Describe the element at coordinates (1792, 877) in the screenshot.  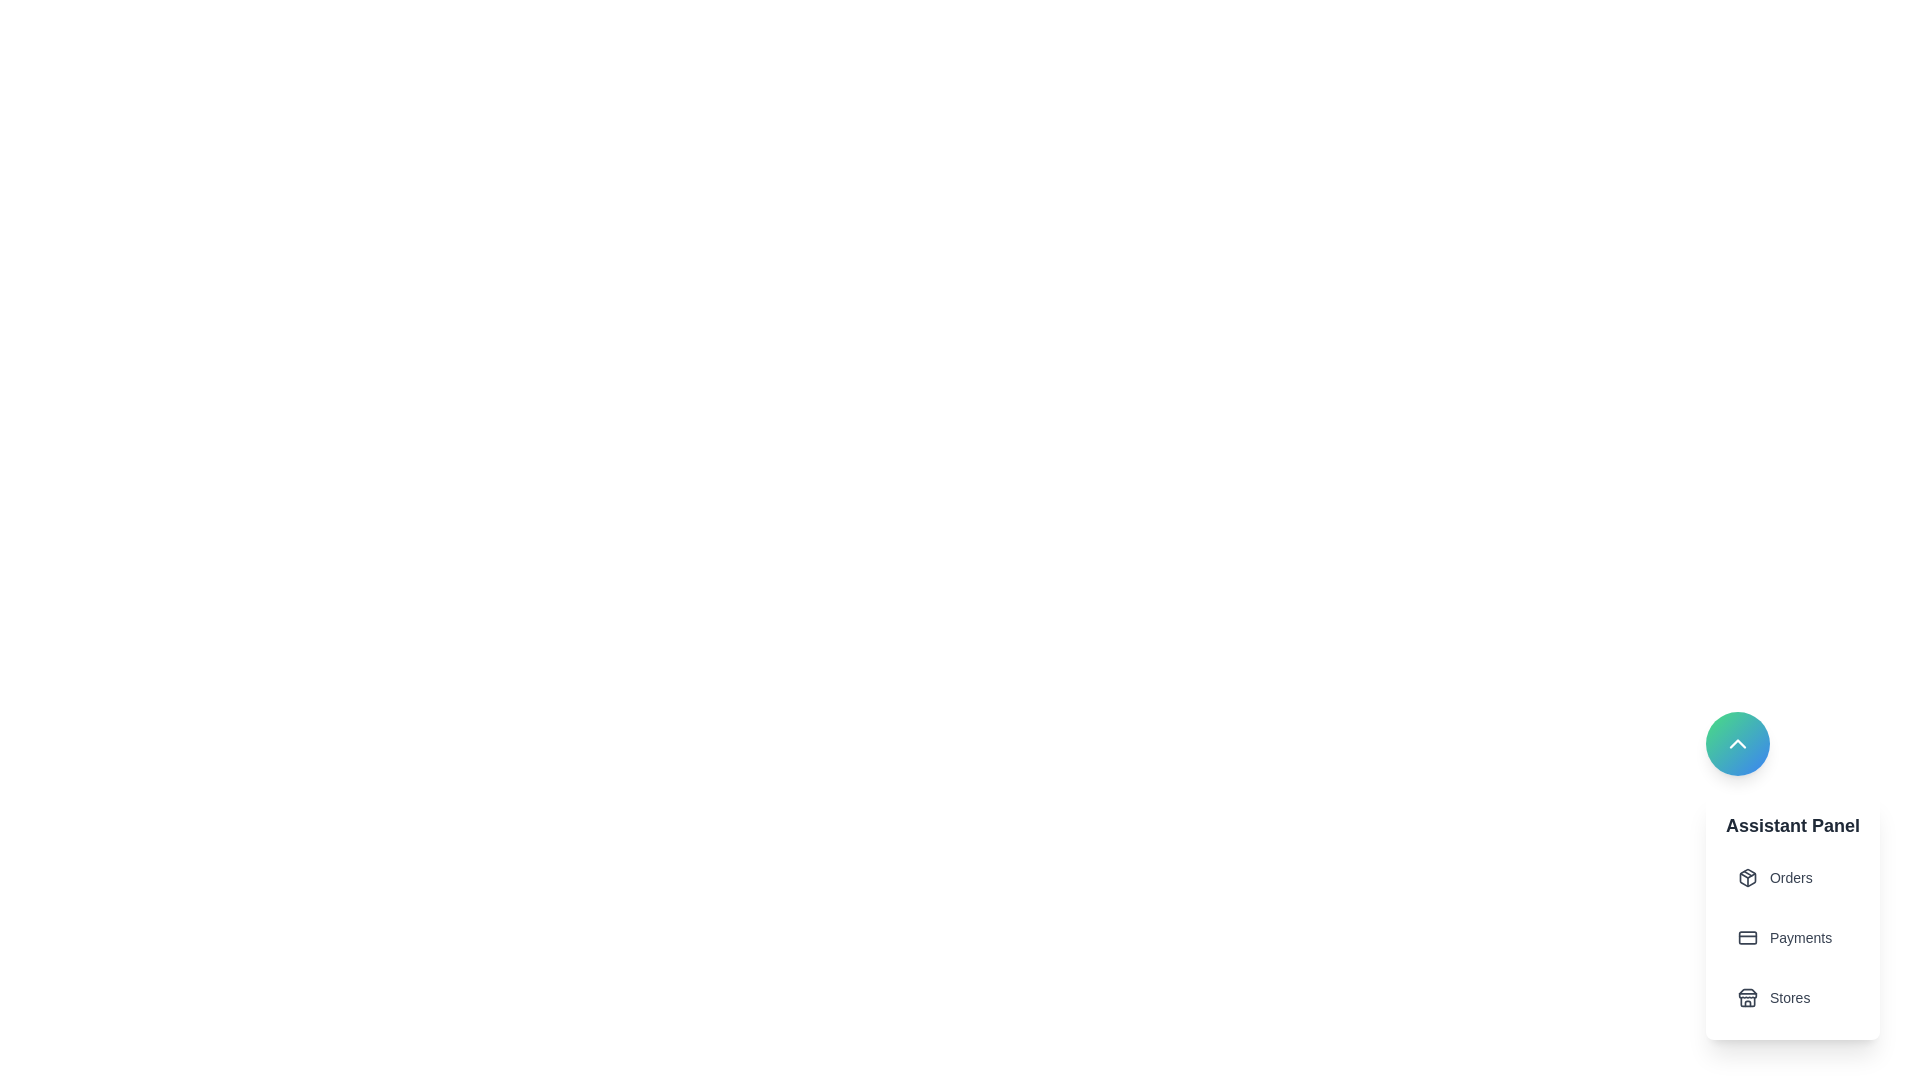
I see `the Orders from the assistant panel` at that location.